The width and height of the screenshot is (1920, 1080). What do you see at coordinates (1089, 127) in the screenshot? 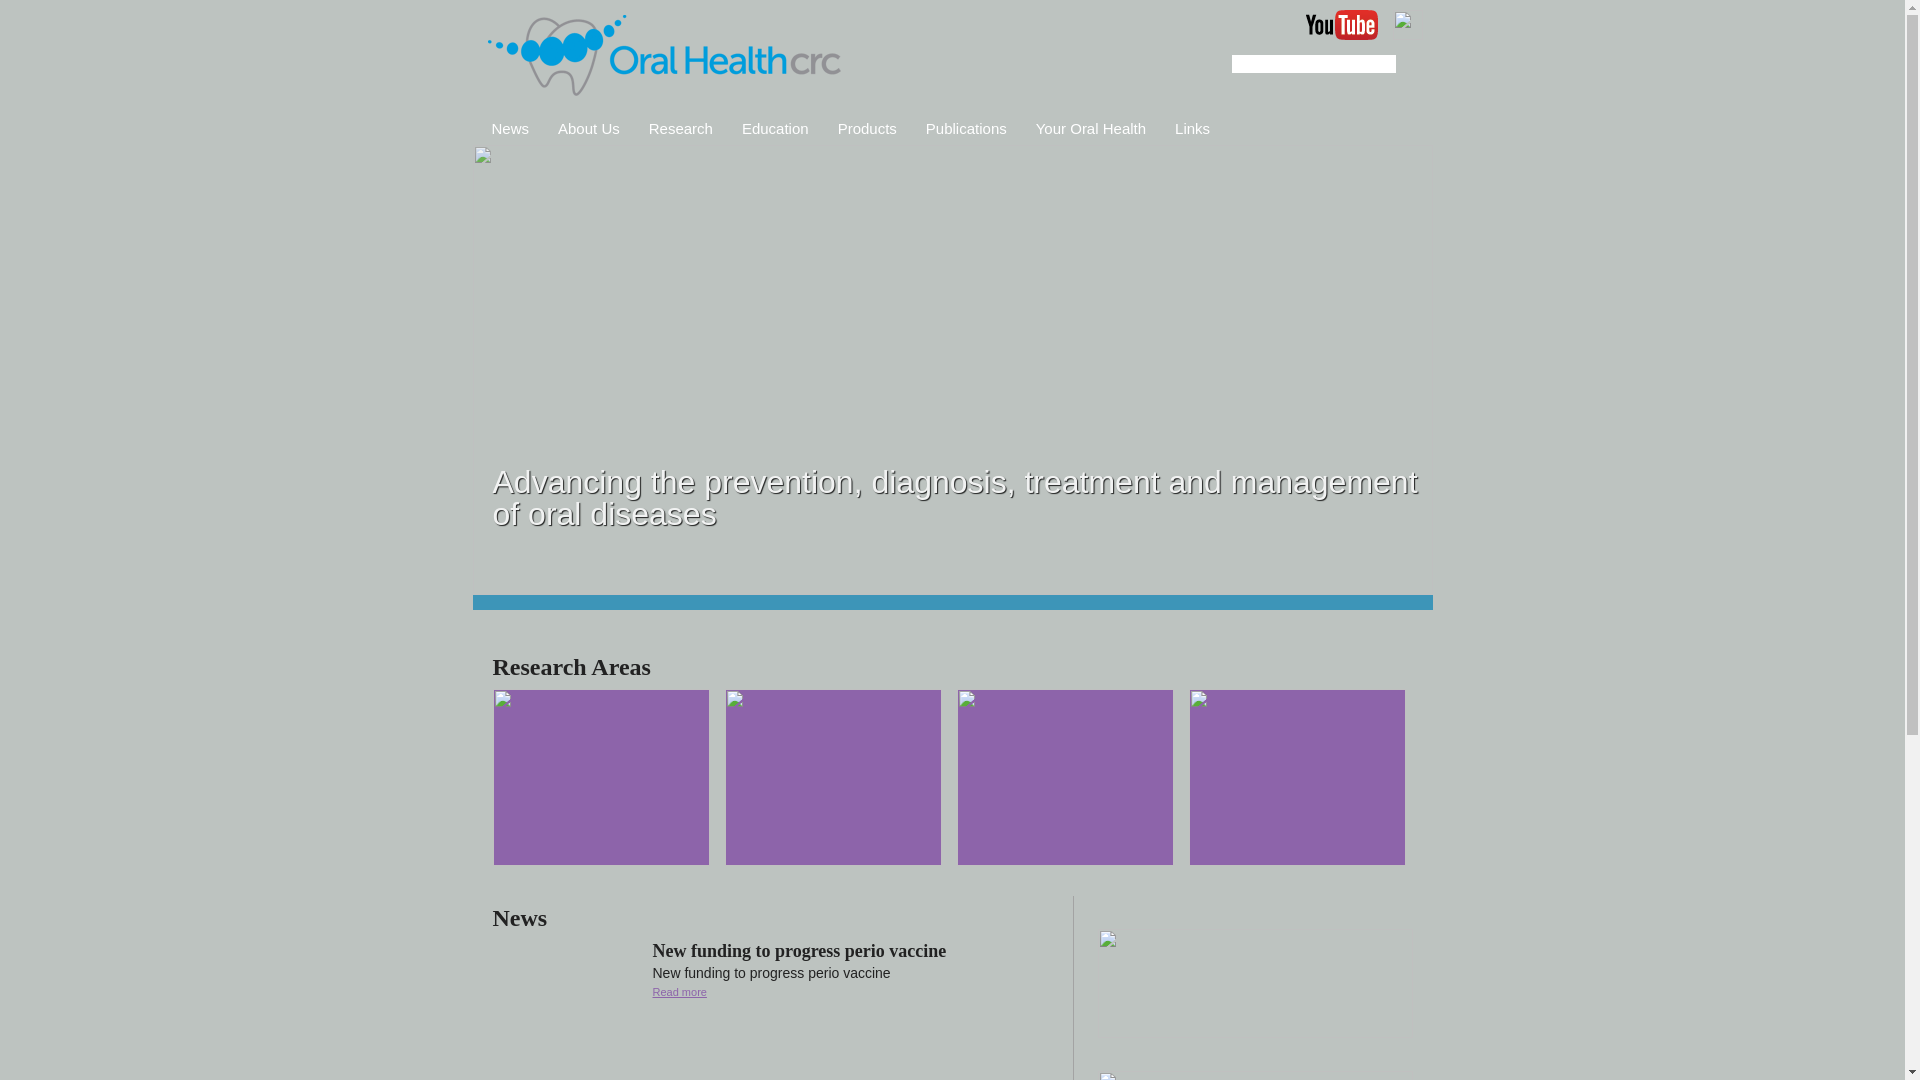
I see `'Your Oral Health'` at bounding box center [1089, 127].